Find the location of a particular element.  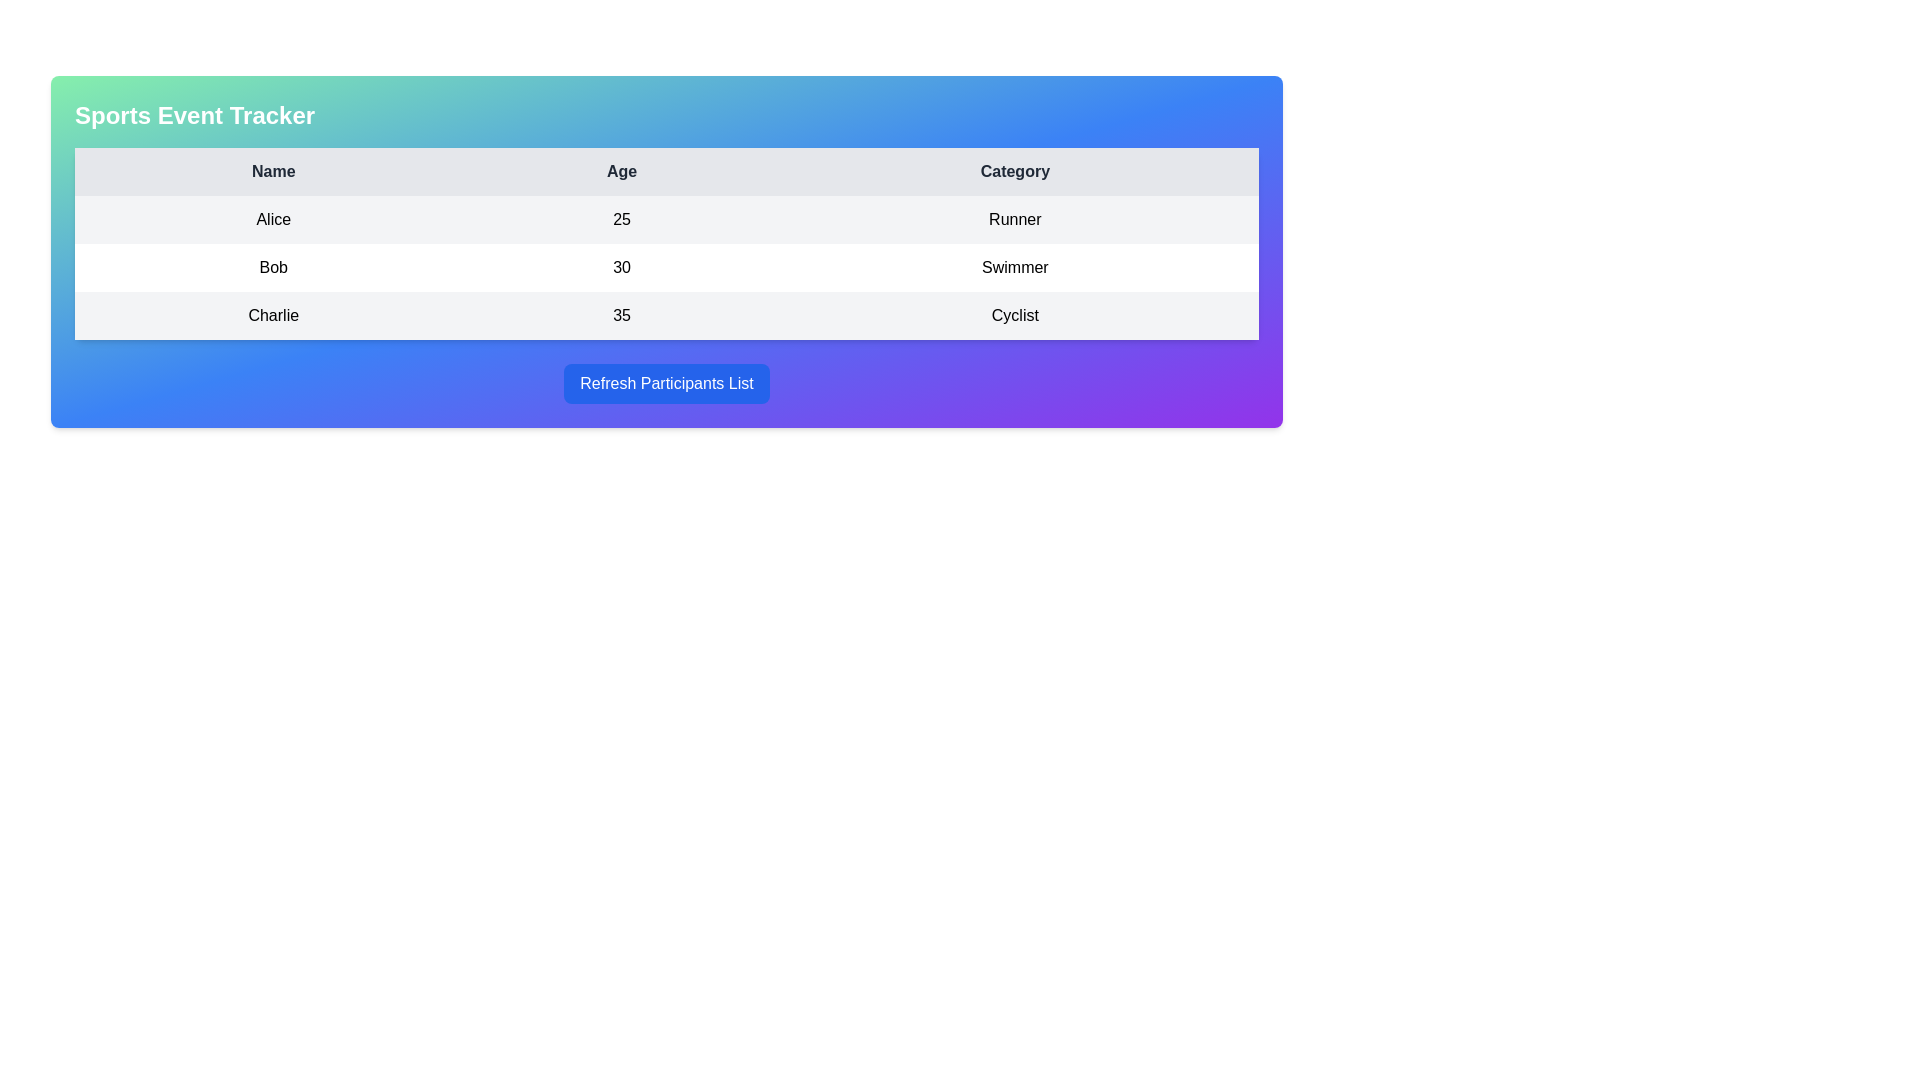

the text label that reads 'Swimmer' located in the third column of the second row within the data table under the 'Category' column is located at coordinates (1015, 266).